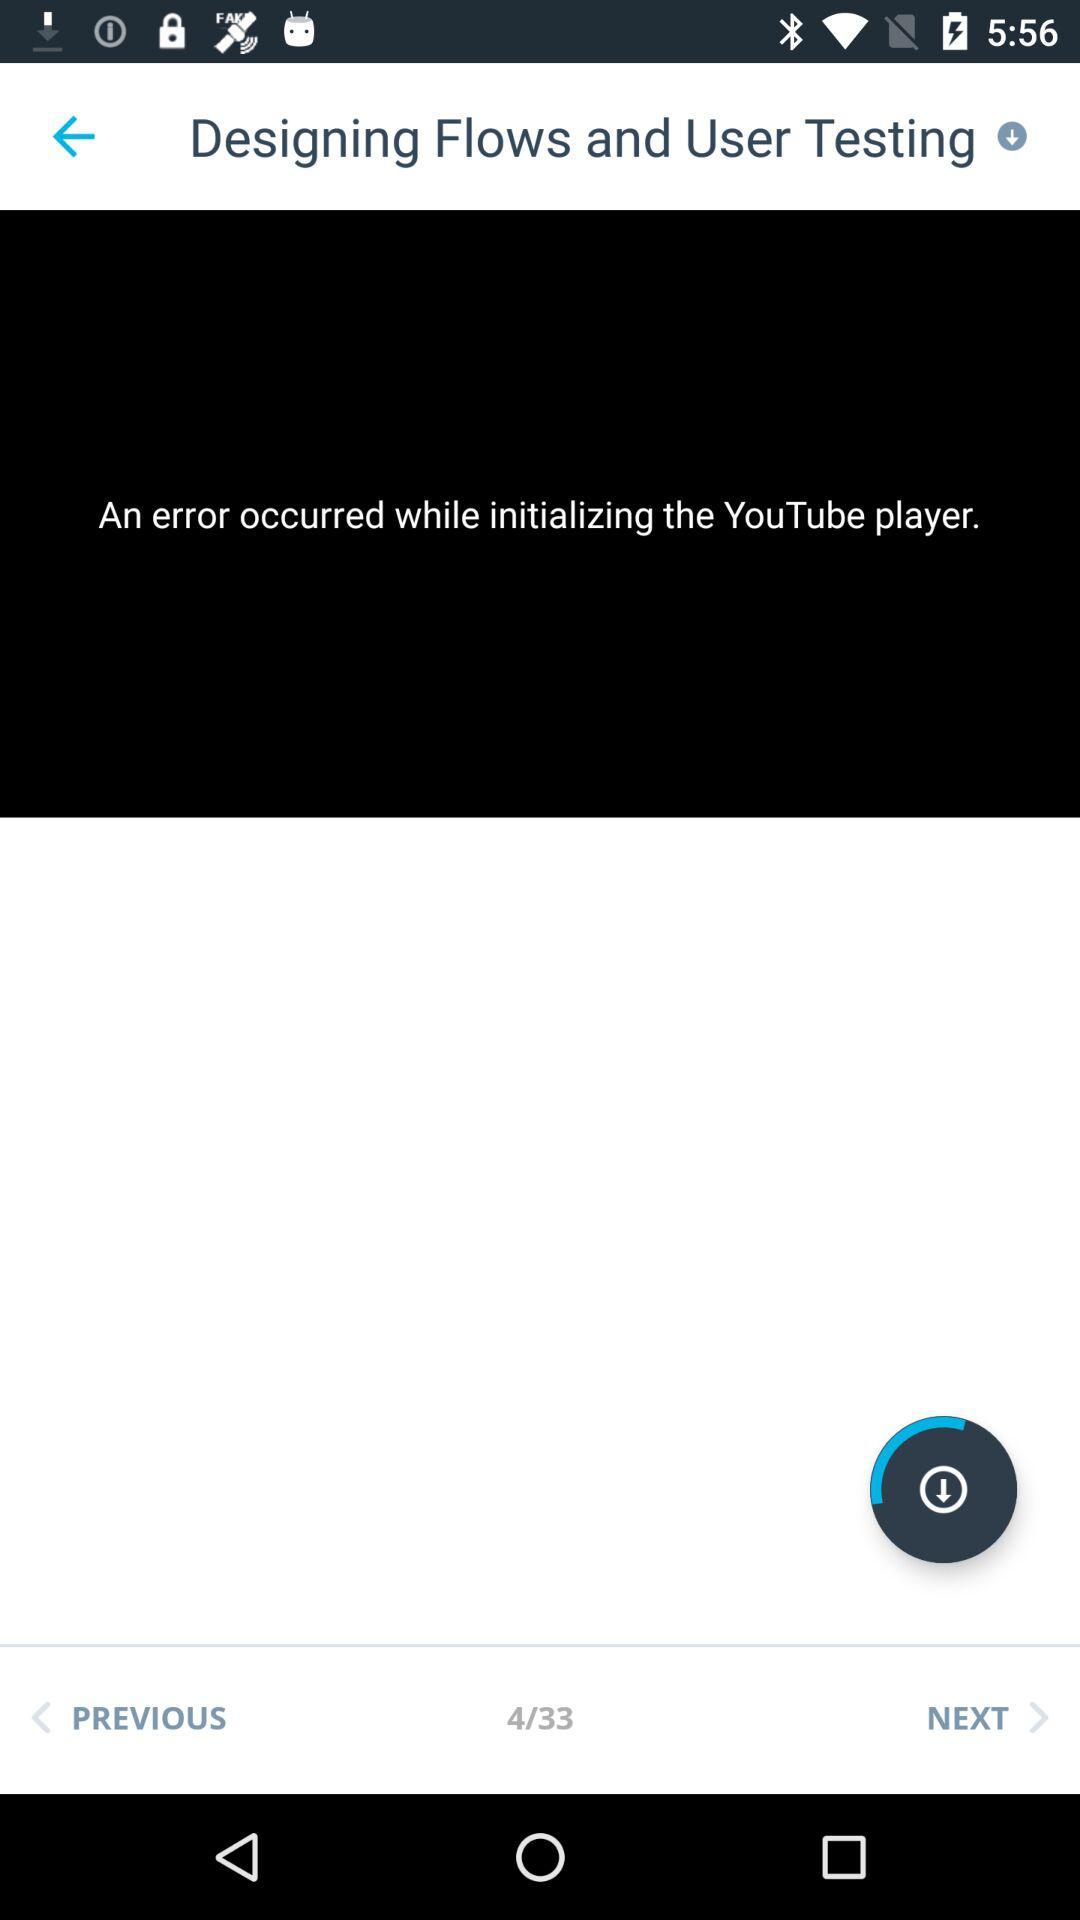 The image size is (1080, 1920). What do you see at coordinates (72, 135) in the screenshot?
I see `item next to the designing flows and item` at bounding box center [72, 135].